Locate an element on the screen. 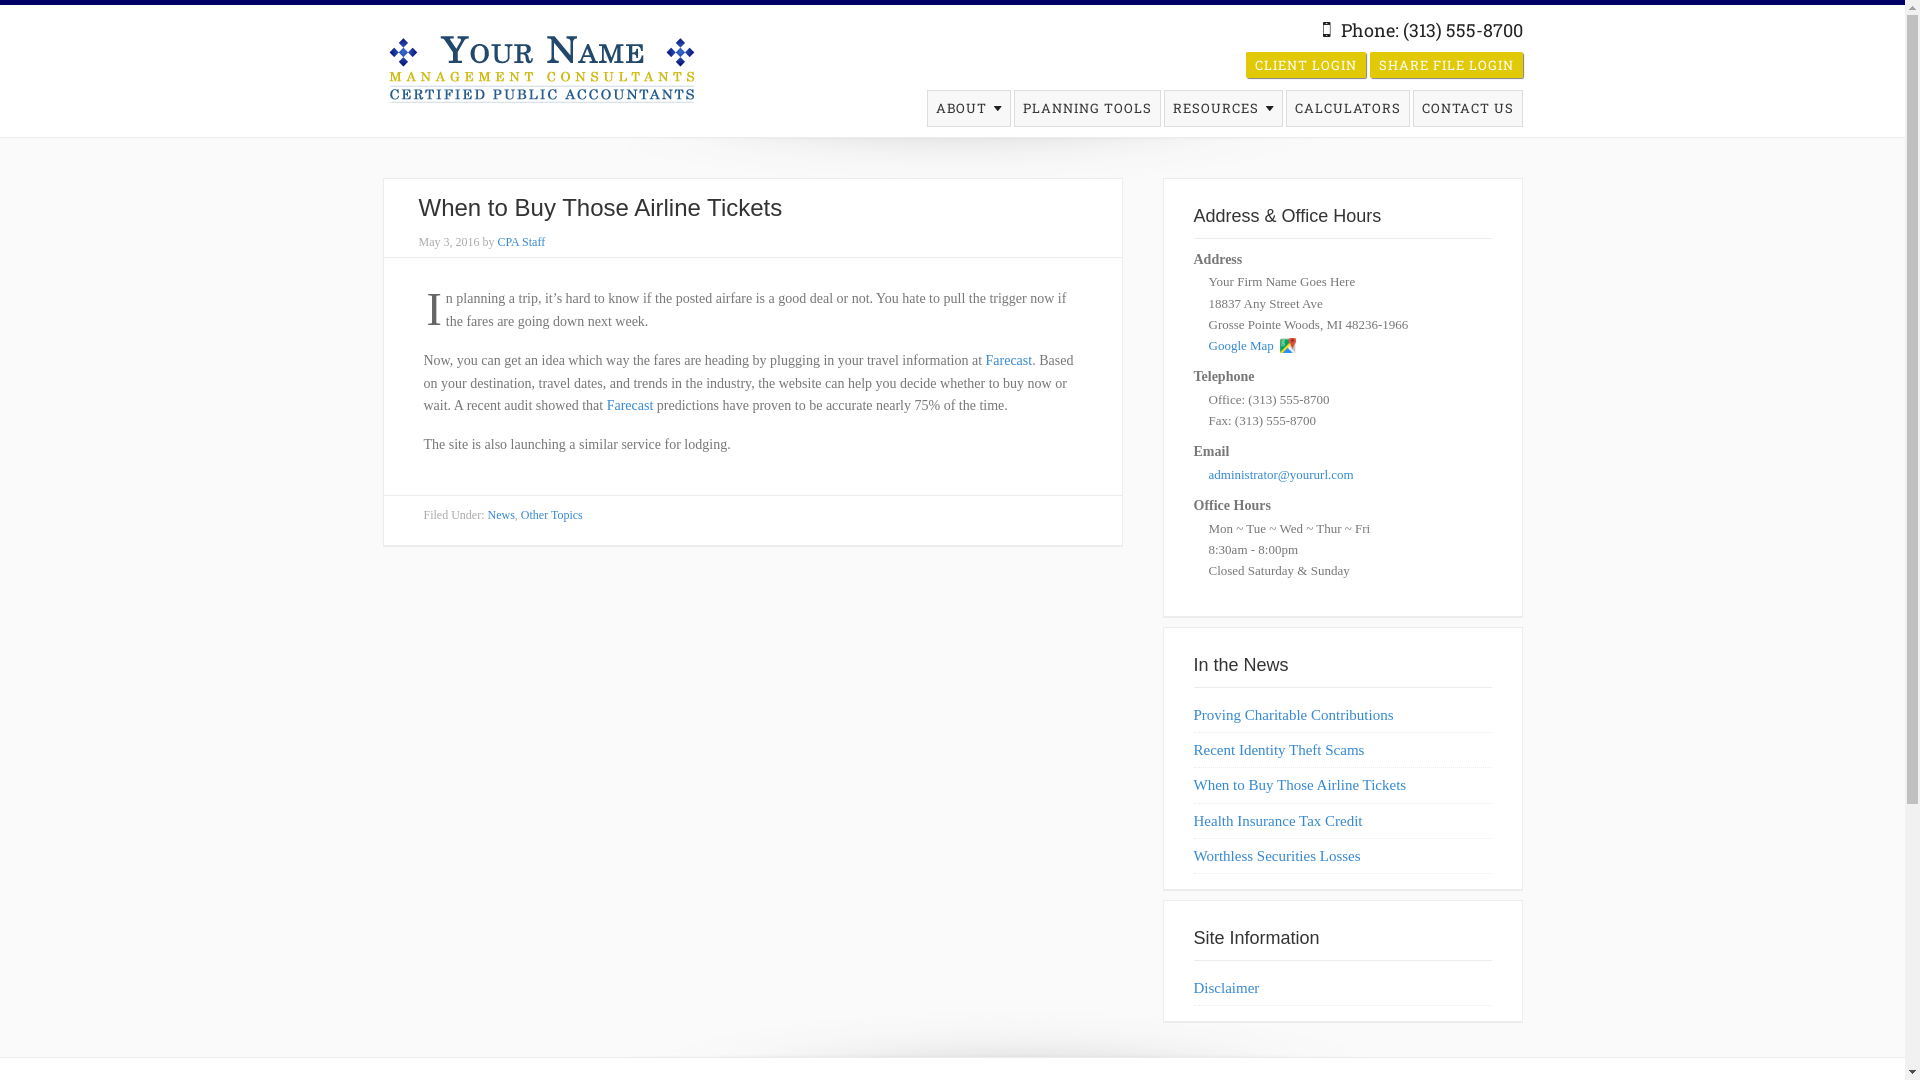 The height and width of the screenshot is (1080, 1920). 'Health Insurance Tax Credit' is located at coordinates (1194, 821).